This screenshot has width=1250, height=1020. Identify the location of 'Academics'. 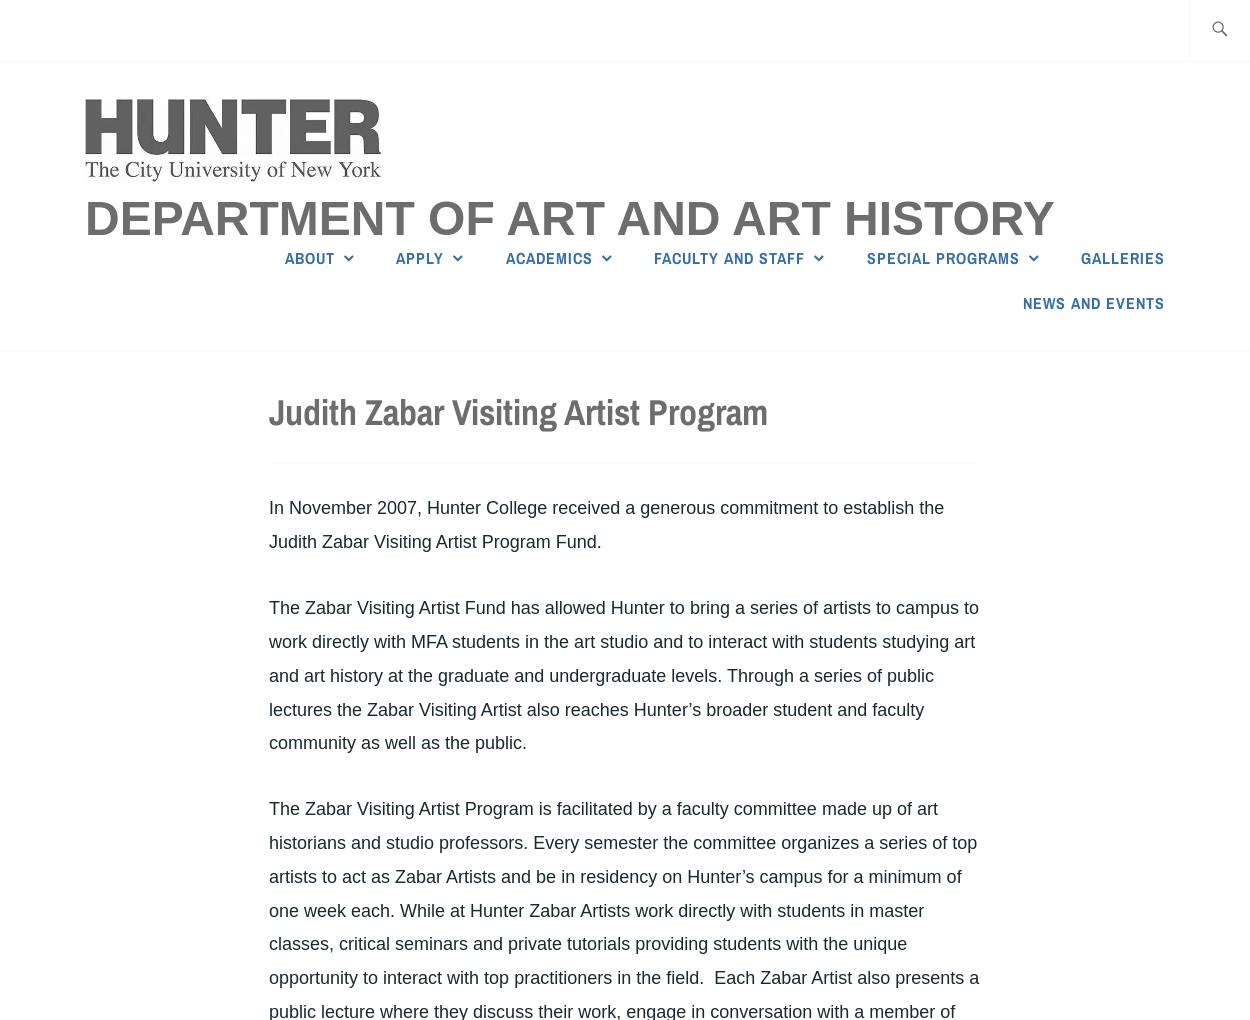
(548, 256).